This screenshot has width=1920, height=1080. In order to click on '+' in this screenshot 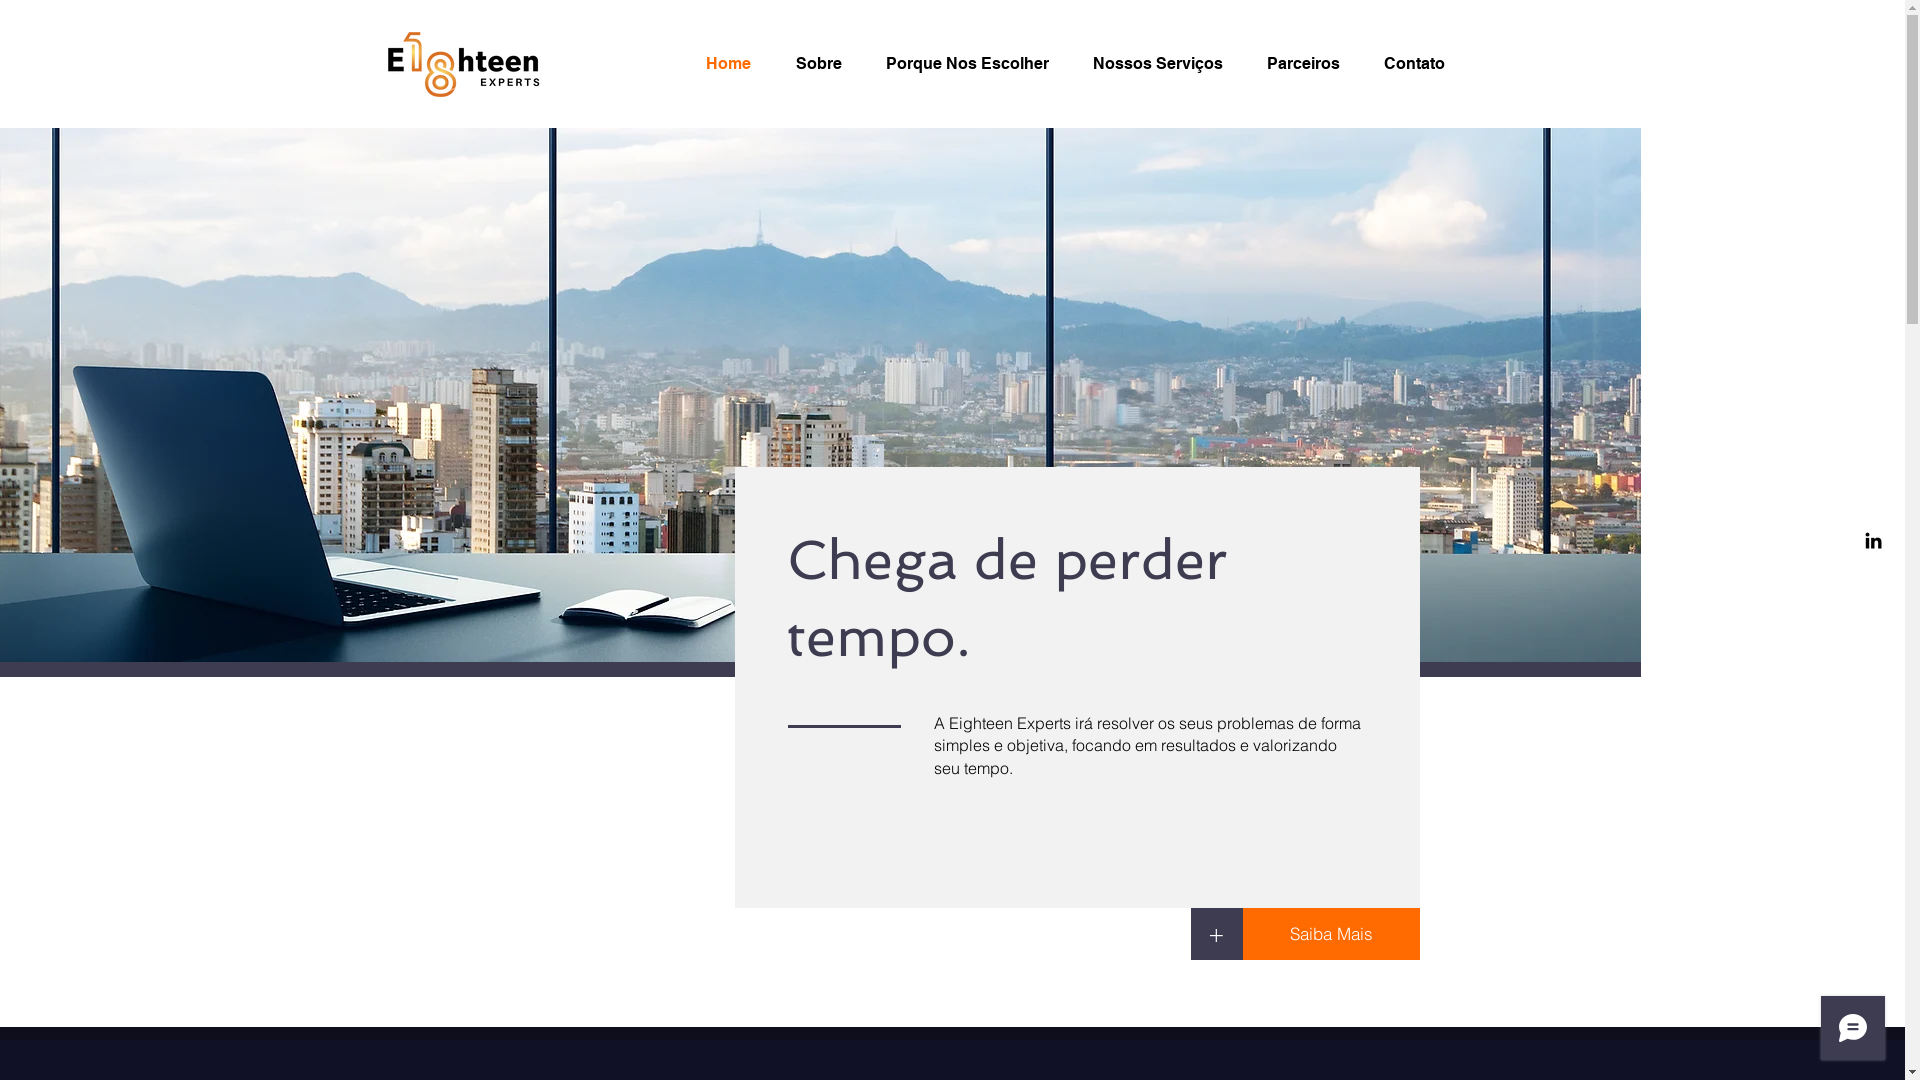, I will do `click(1214, 933)`.